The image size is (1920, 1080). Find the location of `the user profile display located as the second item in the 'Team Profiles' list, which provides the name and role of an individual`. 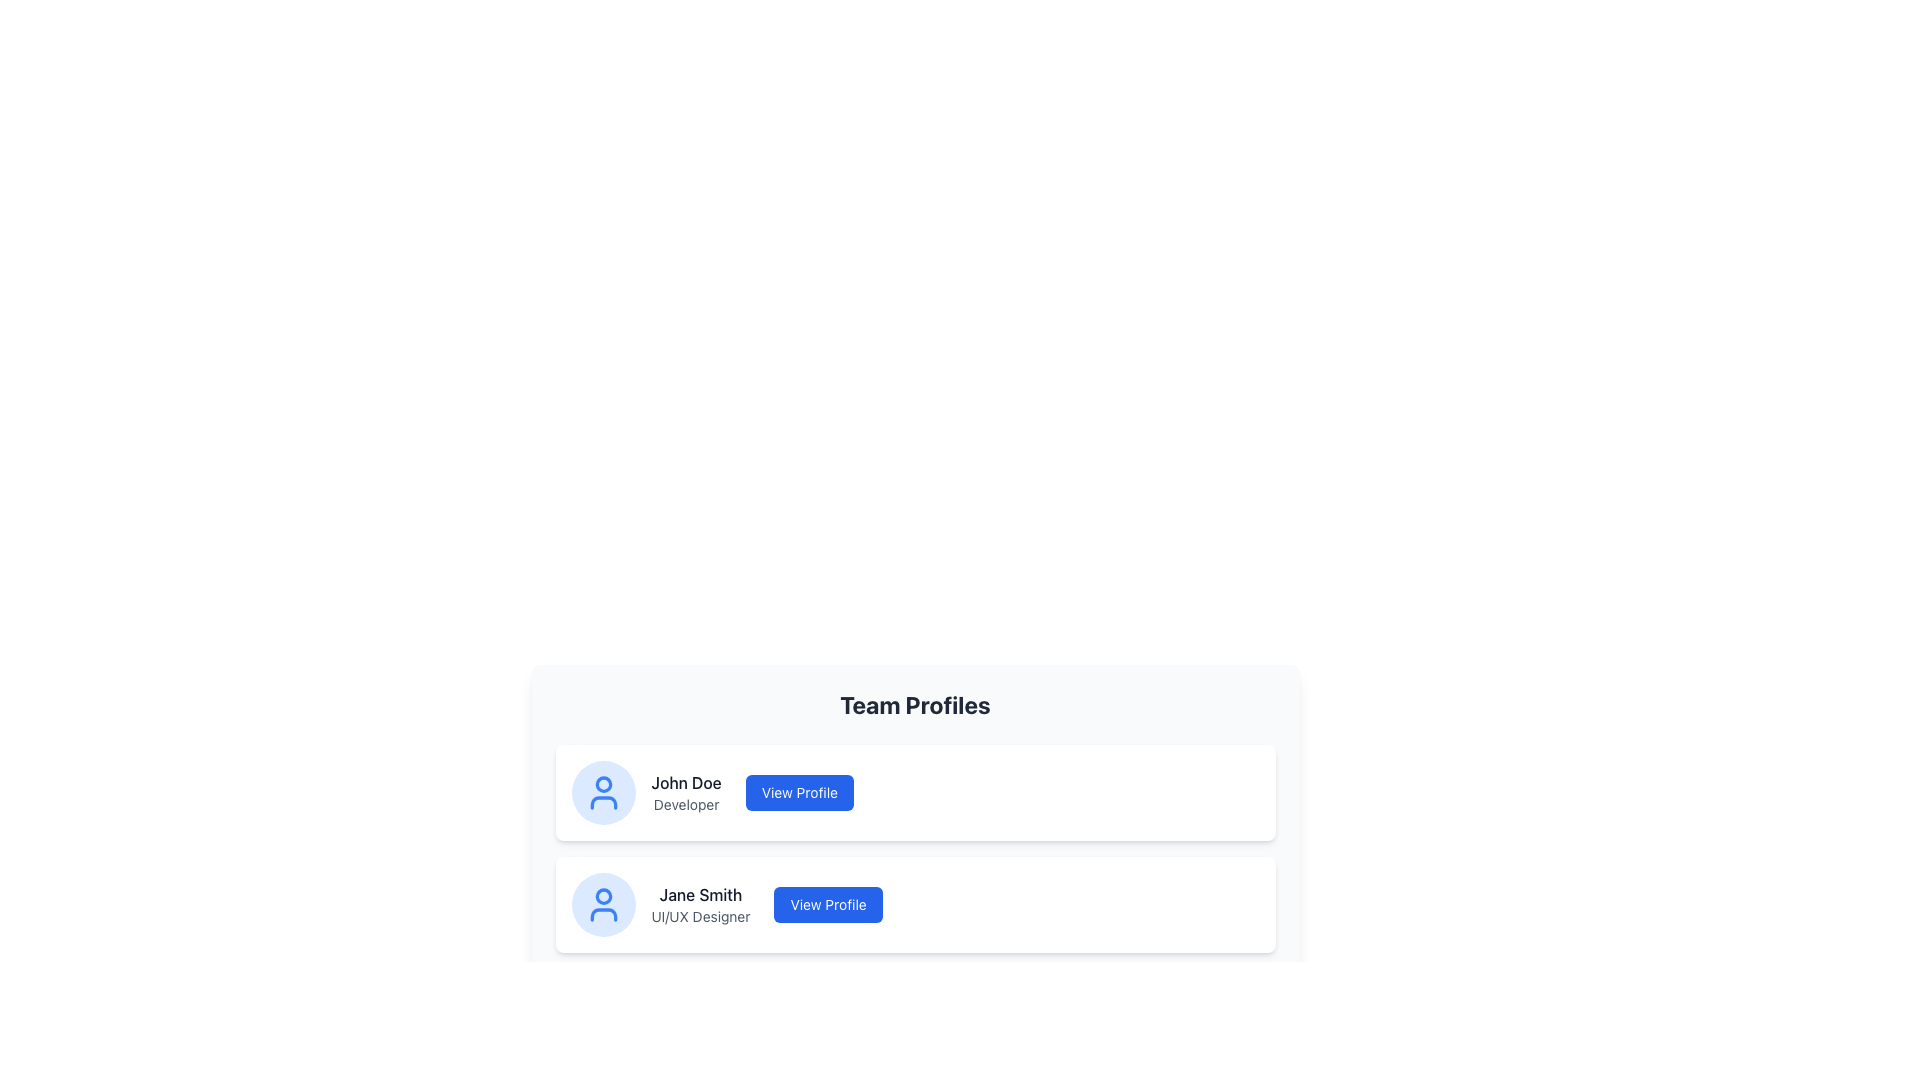

the user profile display located as the second item in the 'Team Profiles' list, which provides the name and role of an individual is located at coordinates (914, 905).